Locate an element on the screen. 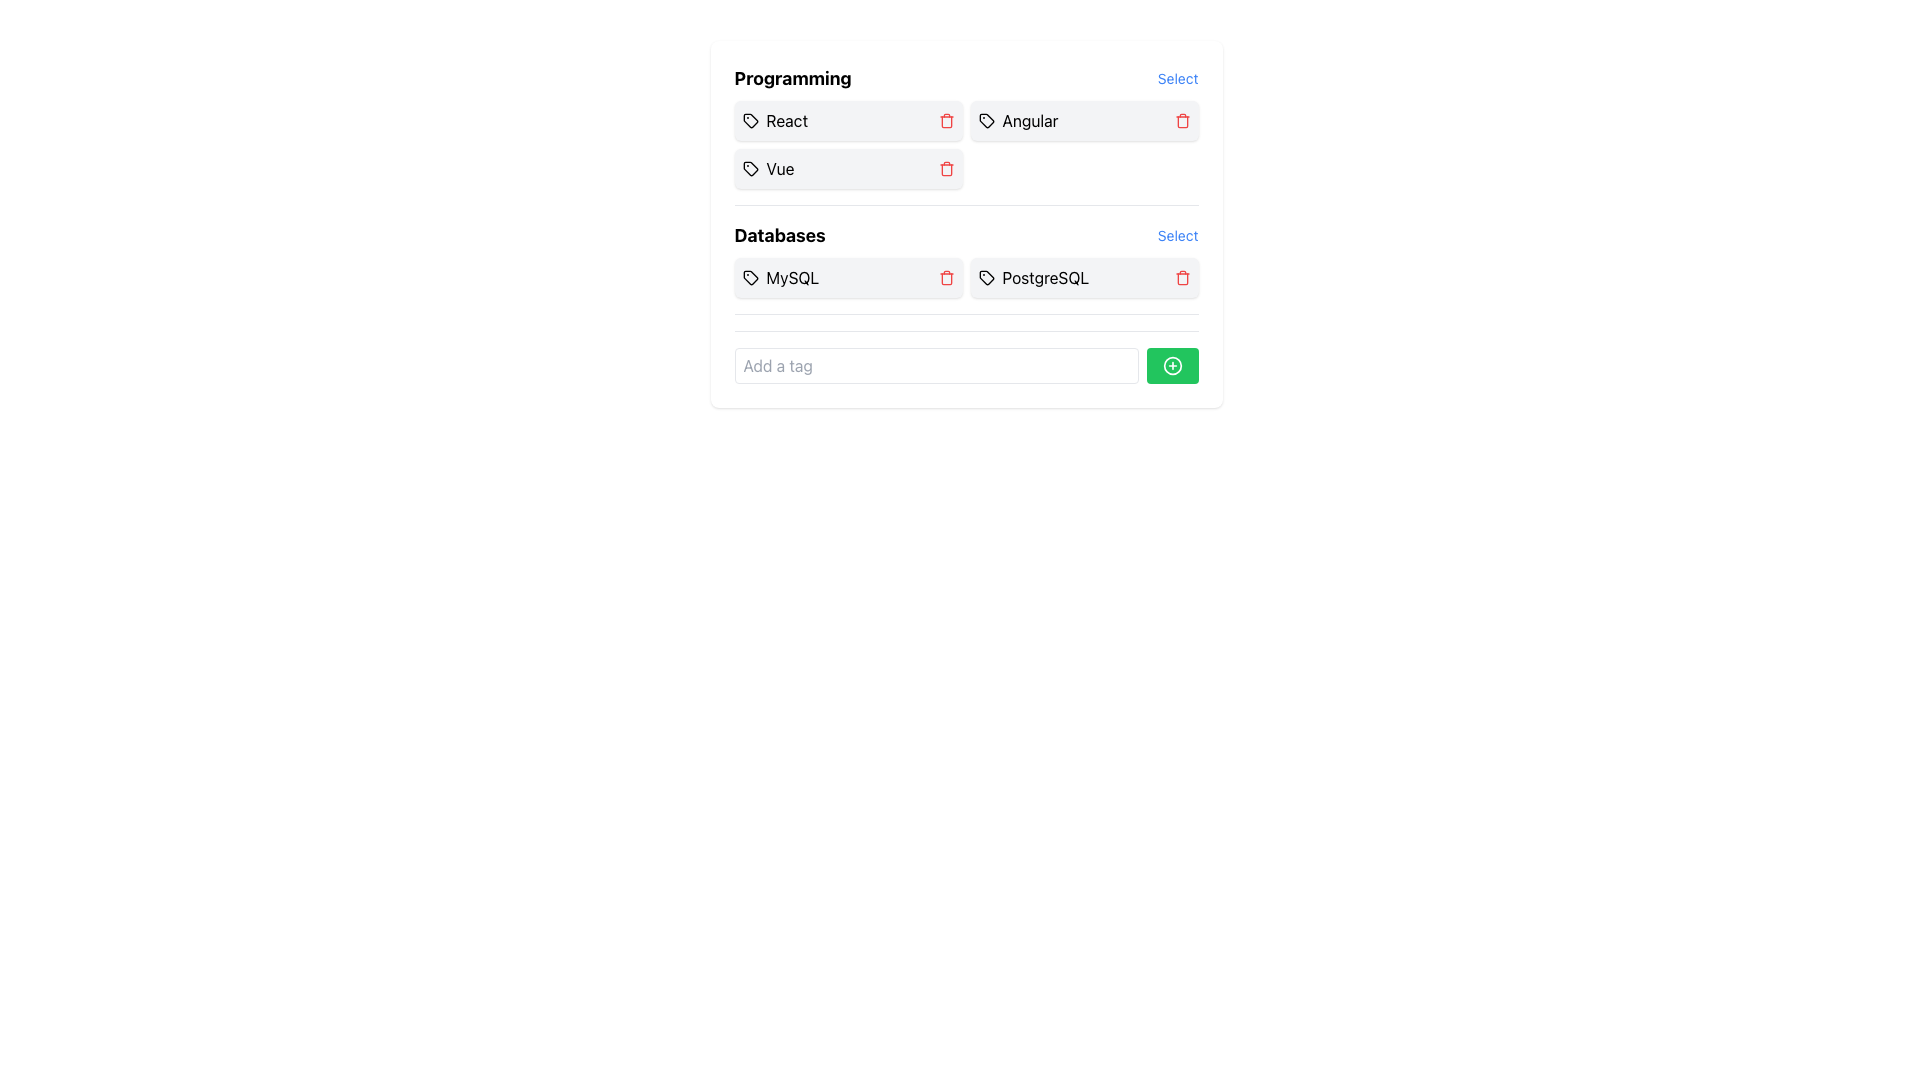  the delete button located to the right of the 'MySQL' text is located at coordinates (945, 277).